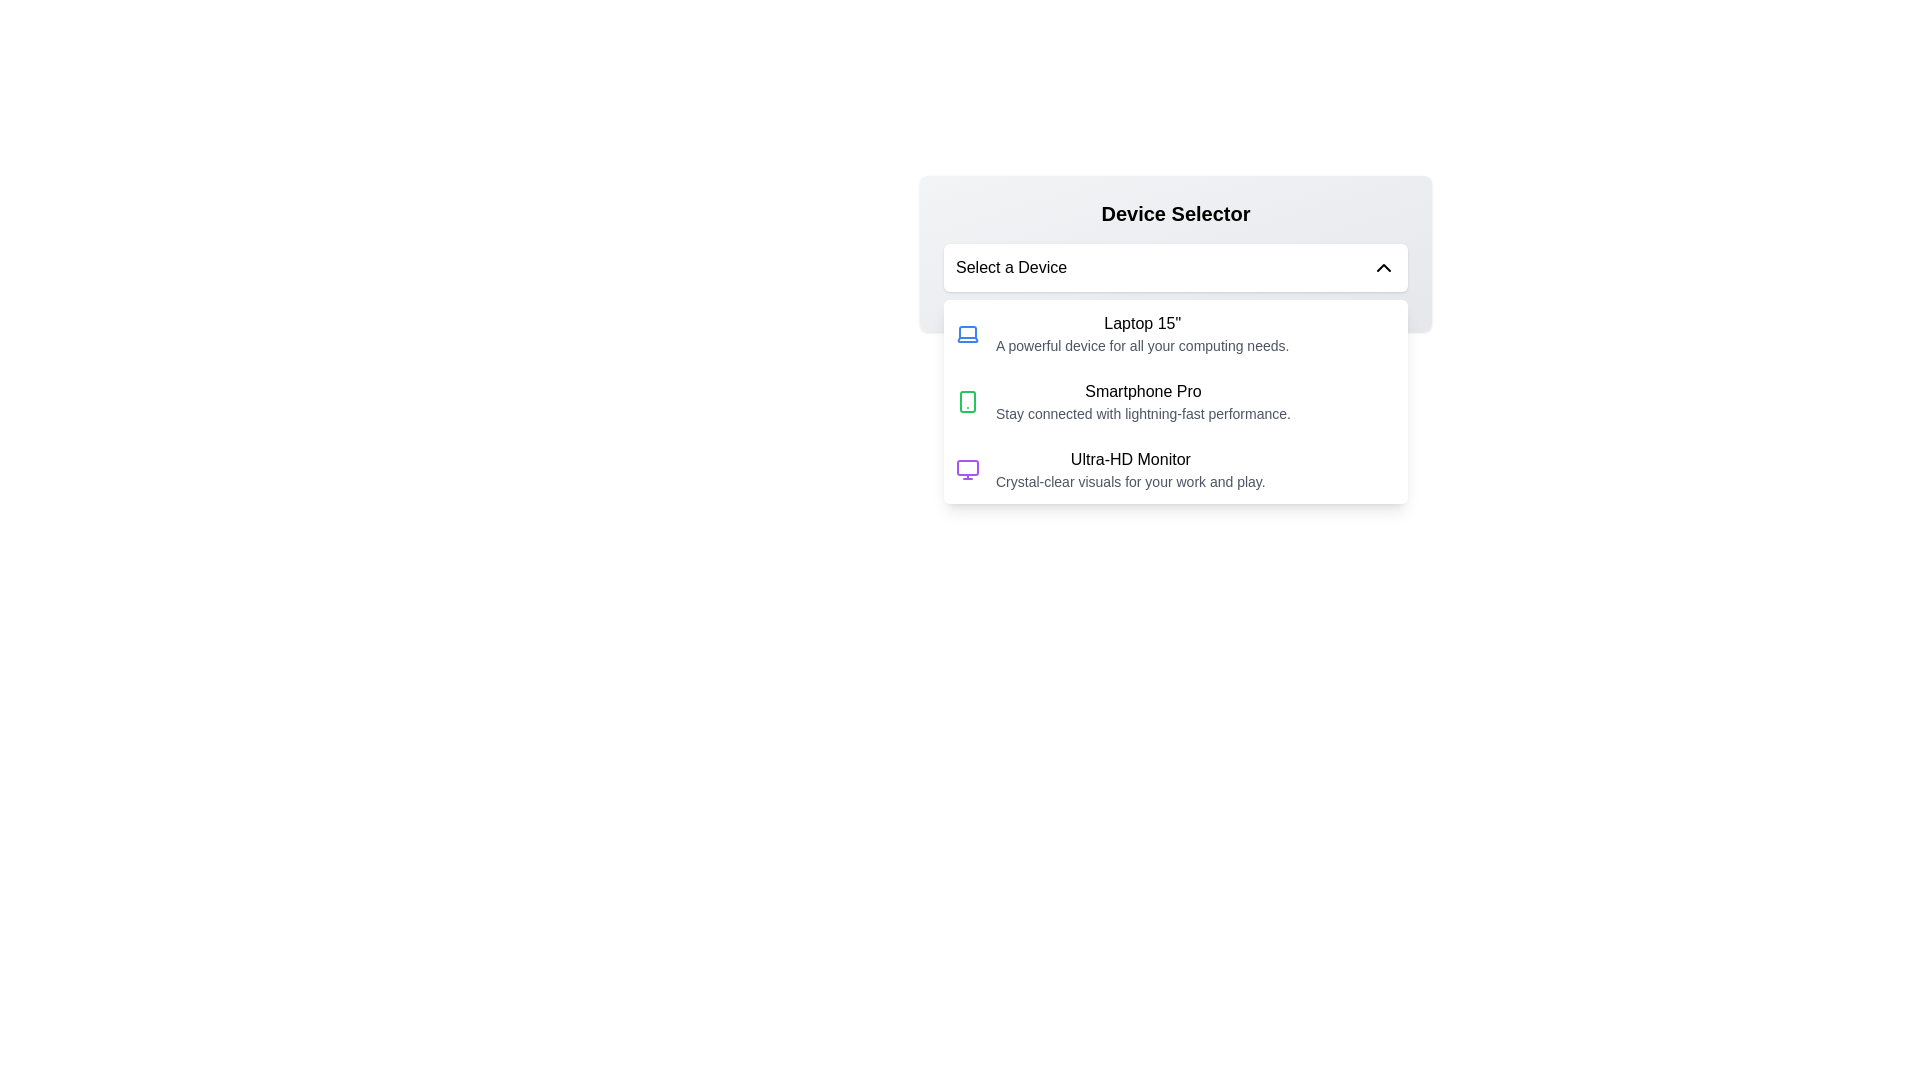  What do you see at coordinates (1176, 266) in the screenshot?
I see `the 'Select a Device' dropdown trigger located in the 'Device Selector' component` at bounding box center [1176, 266].